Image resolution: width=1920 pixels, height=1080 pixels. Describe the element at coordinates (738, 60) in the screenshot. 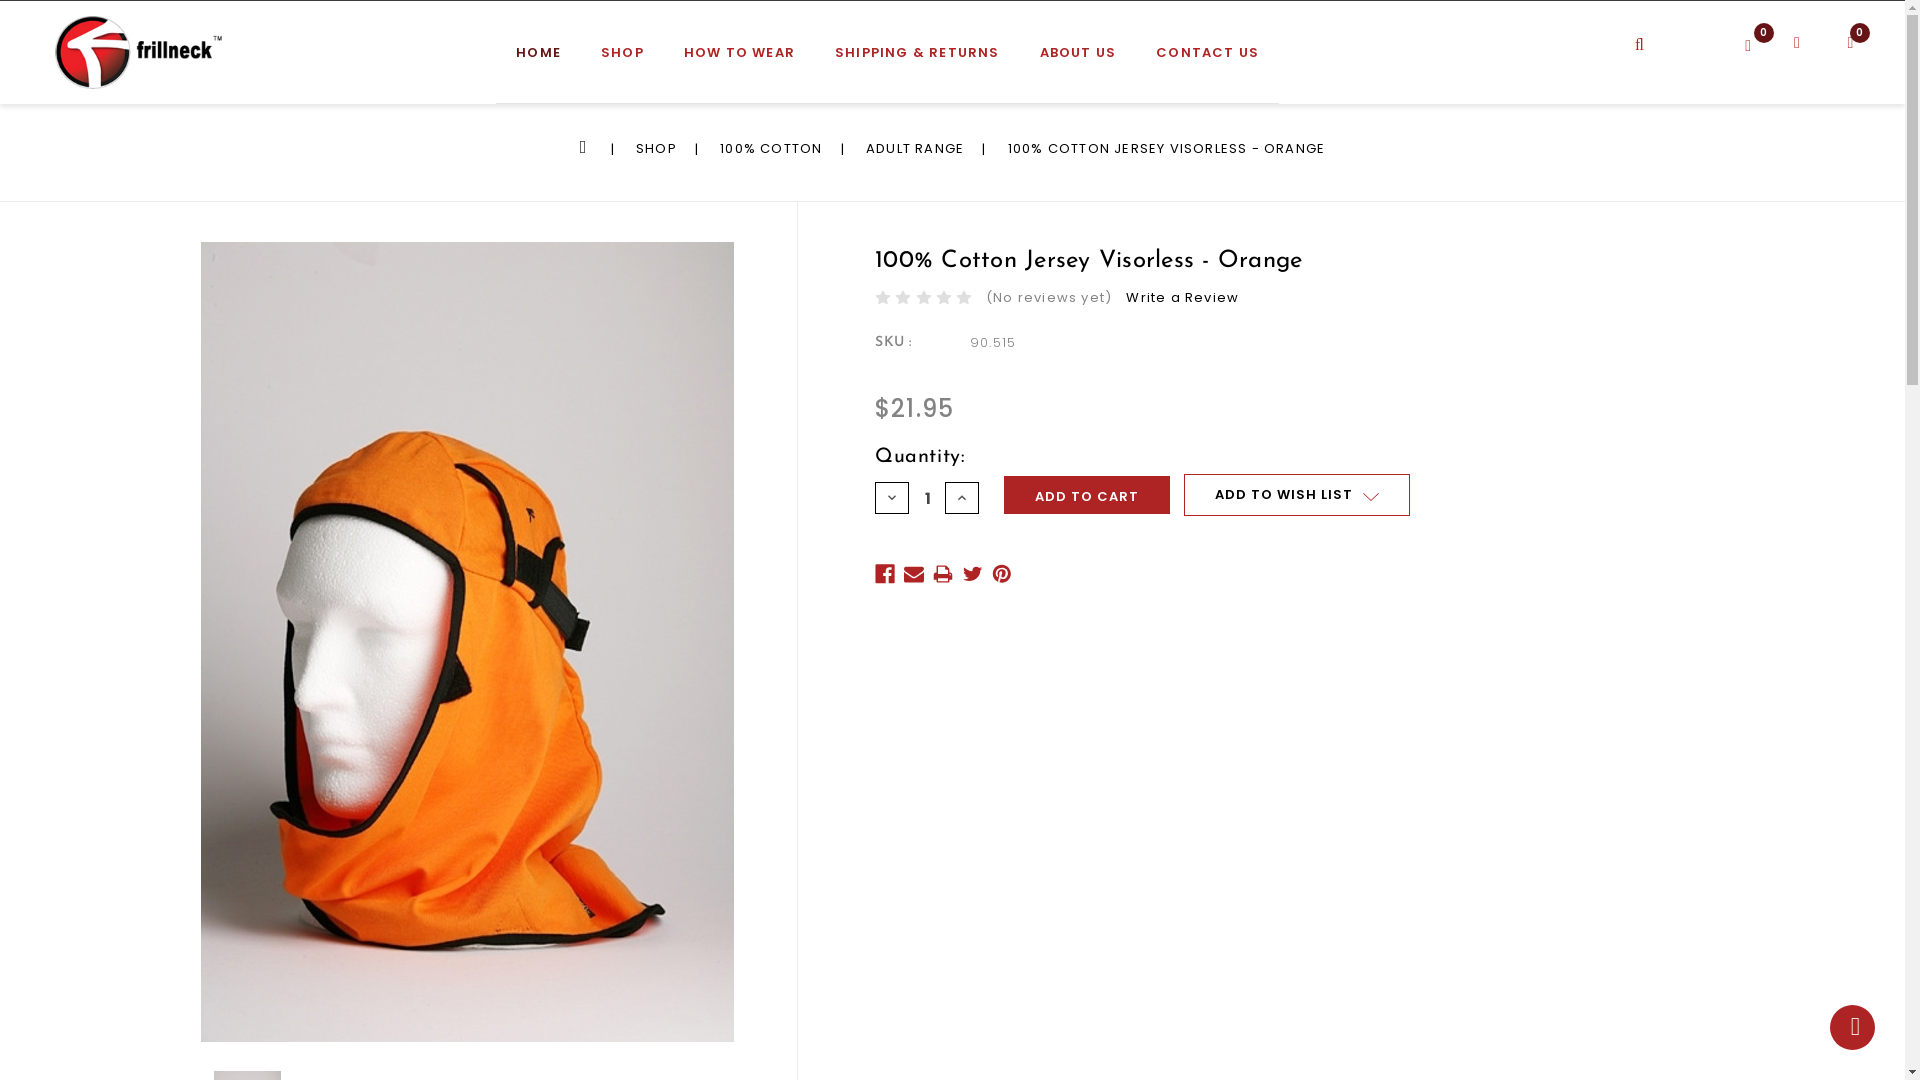

I see `'HOW TO WEAR'` at that location.